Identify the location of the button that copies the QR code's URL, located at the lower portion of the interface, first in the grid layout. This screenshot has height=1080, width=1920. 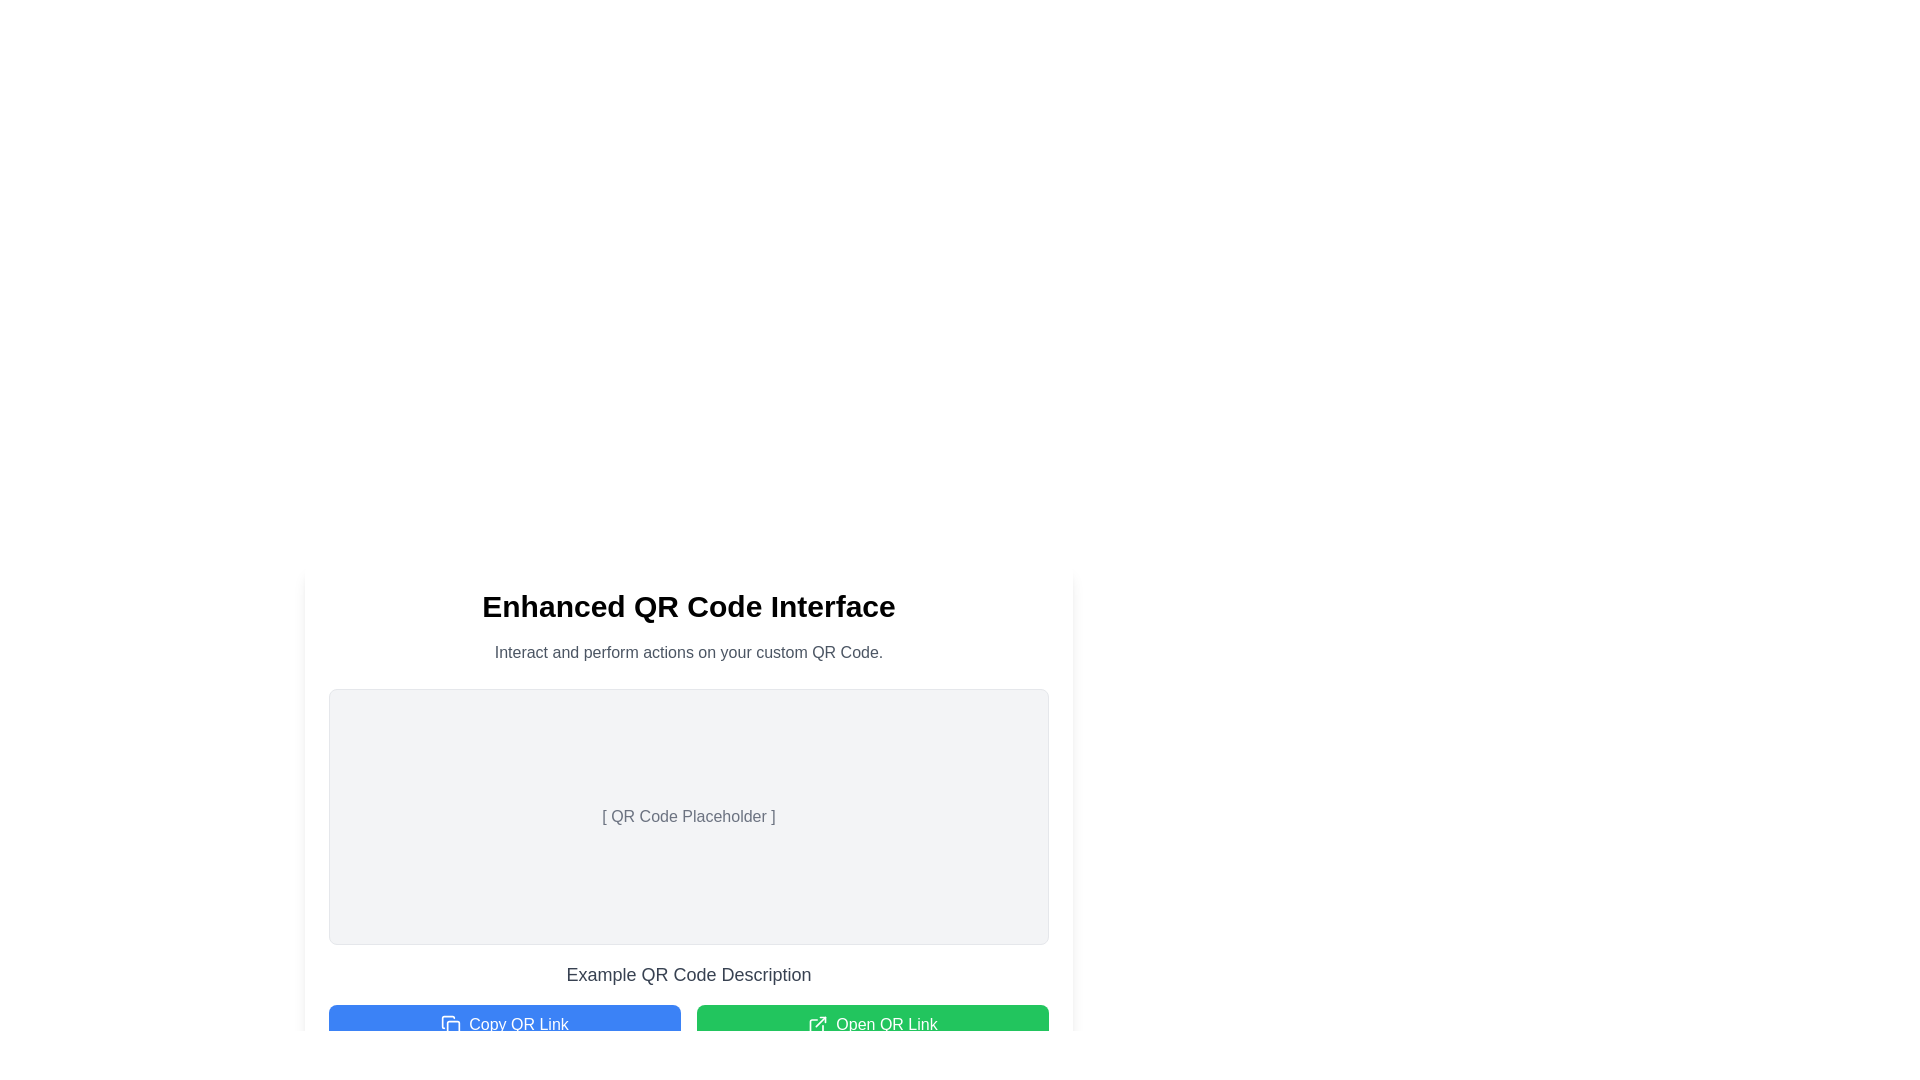
(504, 1025).